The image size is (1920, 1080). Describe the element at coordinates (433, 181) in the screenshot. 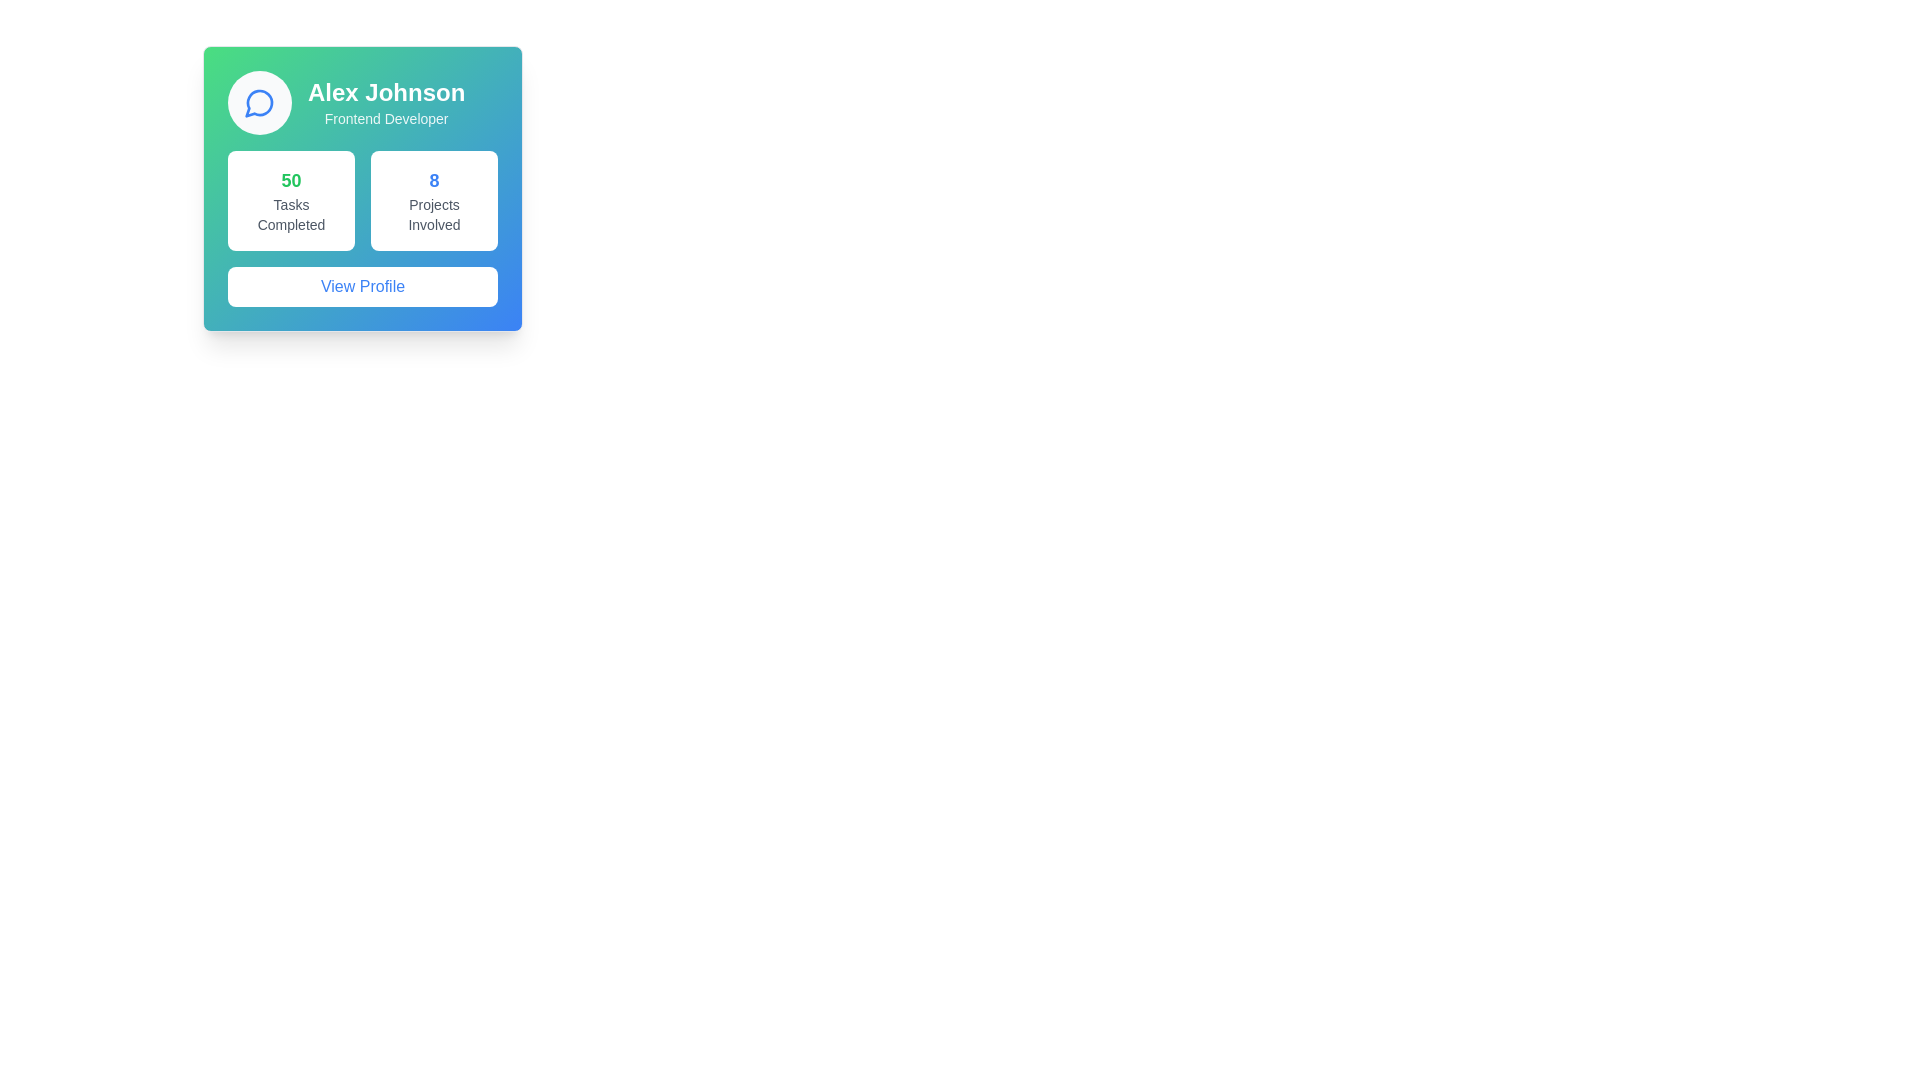

I see `the bold, large-sized blue number '8' located in the top-center of the light-themed statistics card, which is directly above the text 'Projects Involved'` at that location.